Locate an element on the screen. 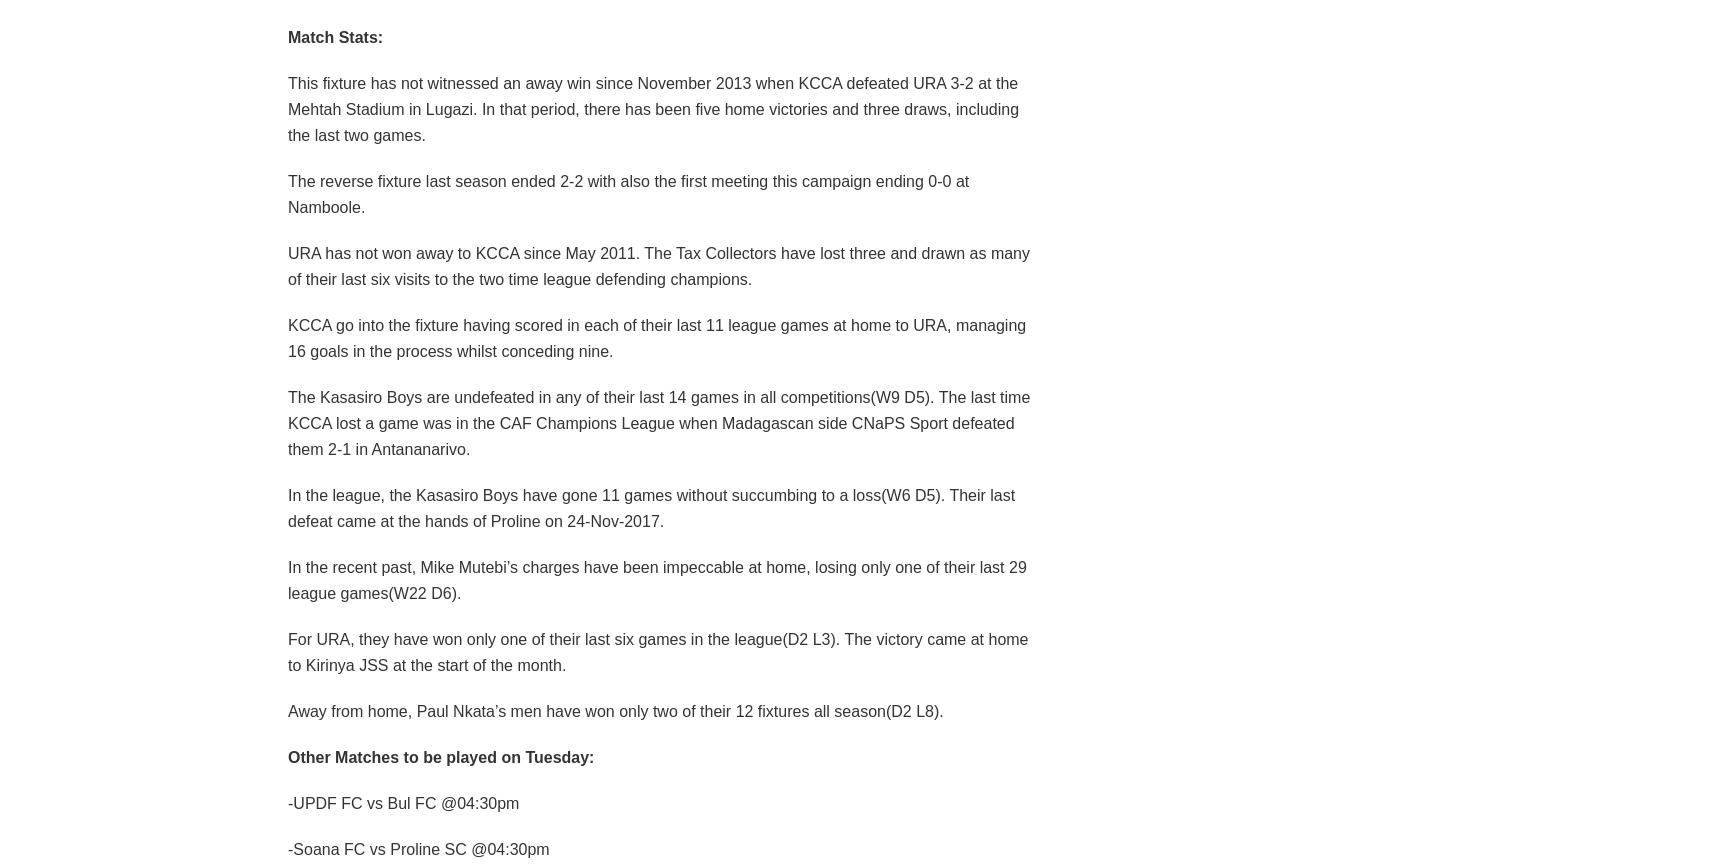 This screenshot has height=866, width=1716. 'The Kasasiro Boys are undefeated in any of their last 14 games in all competitions(W9 D5). The last time KCCA lost a game was in the CAF Champions League when Madagascan side CNaPS Sport defeated them 2-1 in Antananarivo.' is located at coordinates (657, 421).